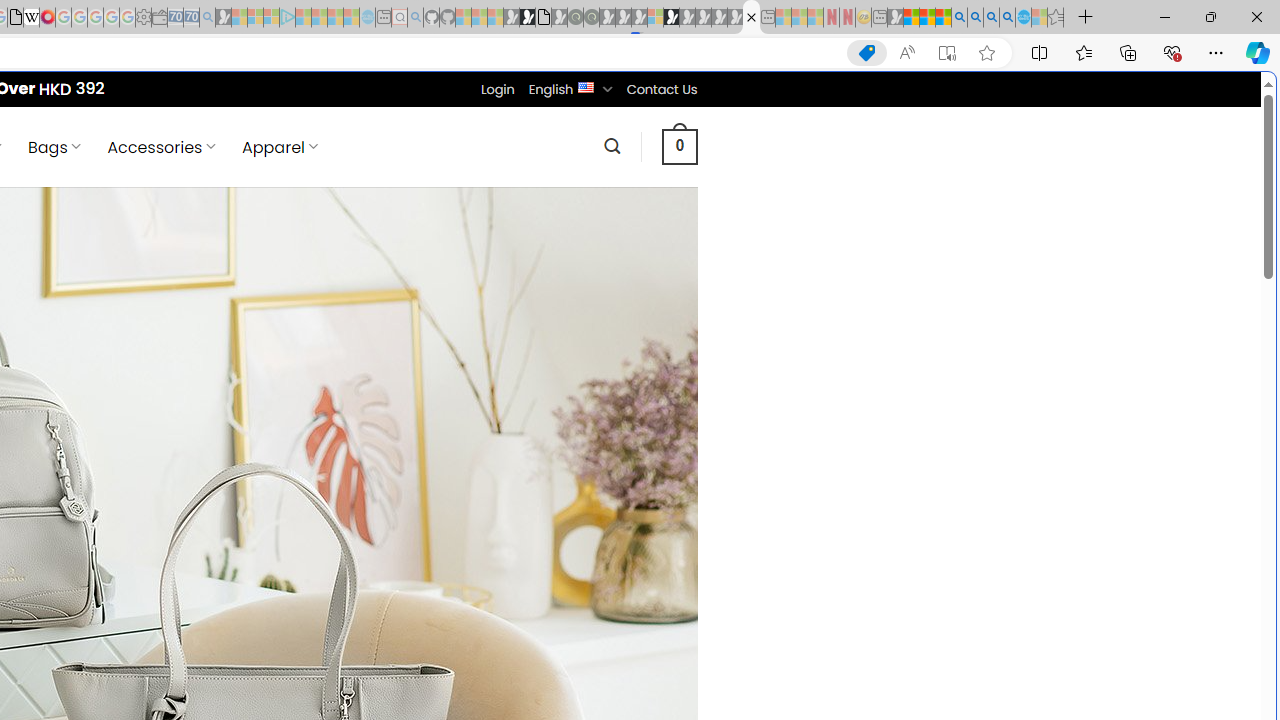 Image resolution: width=1280 pixels, height=720 pixels. I want to click on 'Wallet - Sleeping', so click(160, 17).